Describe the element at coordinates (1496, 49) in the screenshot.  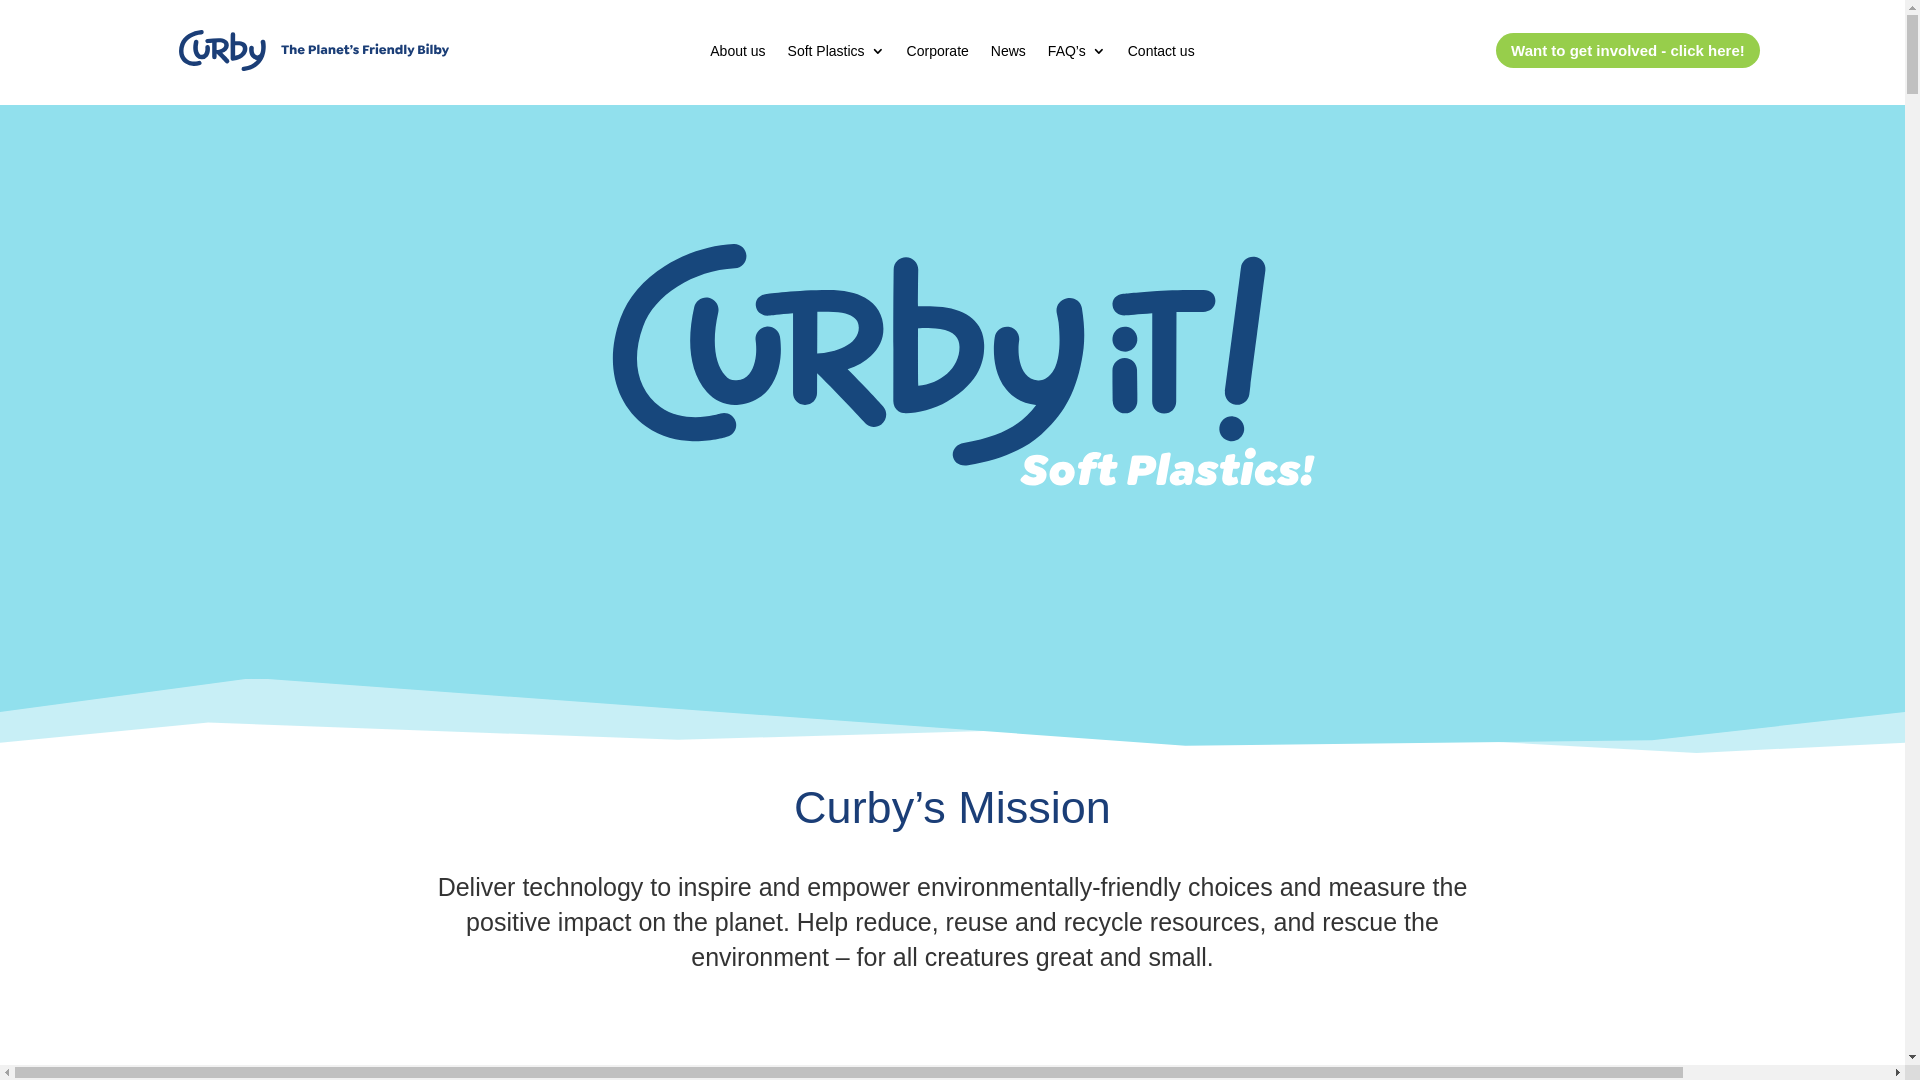
I see `'Want to get involved - click here!'` at that location.